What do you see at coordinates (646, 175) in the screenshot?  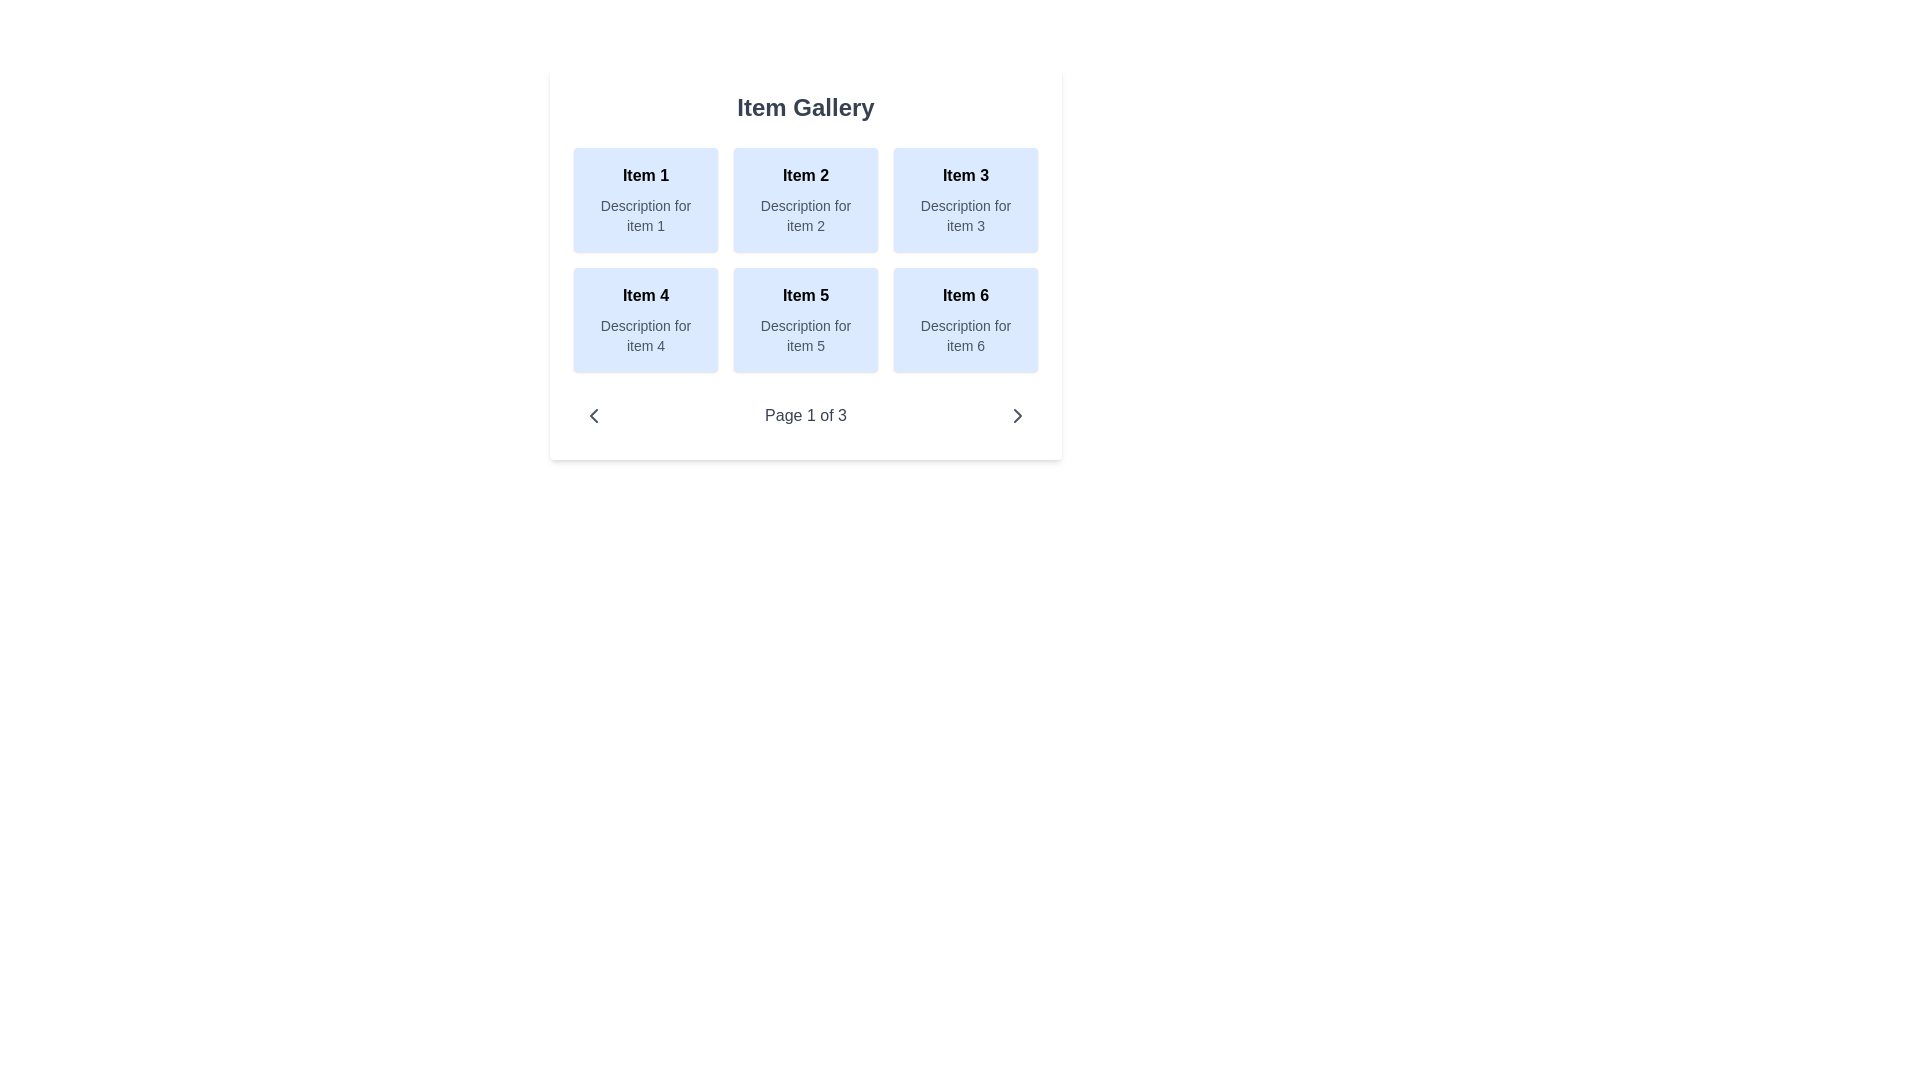 I see `the text label 'Item 1' located in the top card of the leftmost column in the 'Item Gallery' interface` at bounding box center [646, 175].